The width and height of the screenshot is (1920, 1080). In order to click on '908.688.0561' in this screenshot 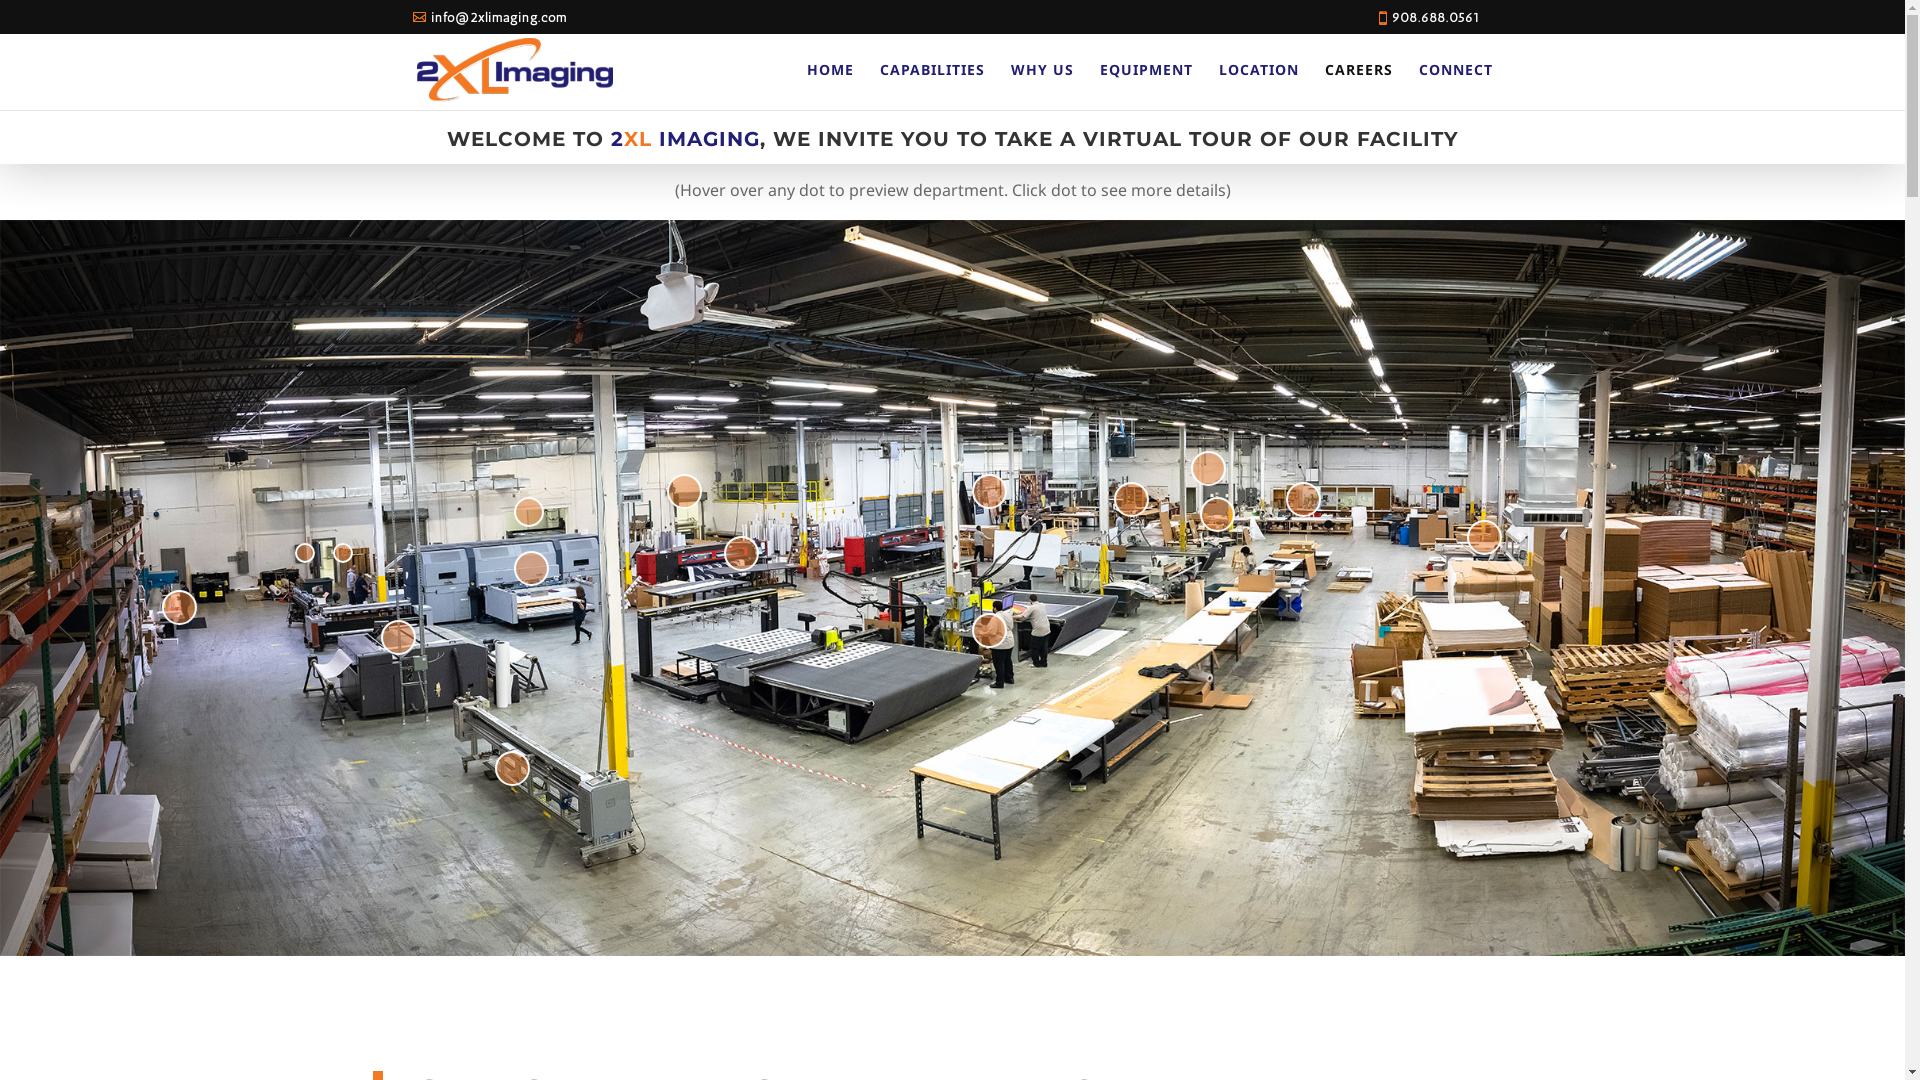, I will do `click(1434, 17)`.